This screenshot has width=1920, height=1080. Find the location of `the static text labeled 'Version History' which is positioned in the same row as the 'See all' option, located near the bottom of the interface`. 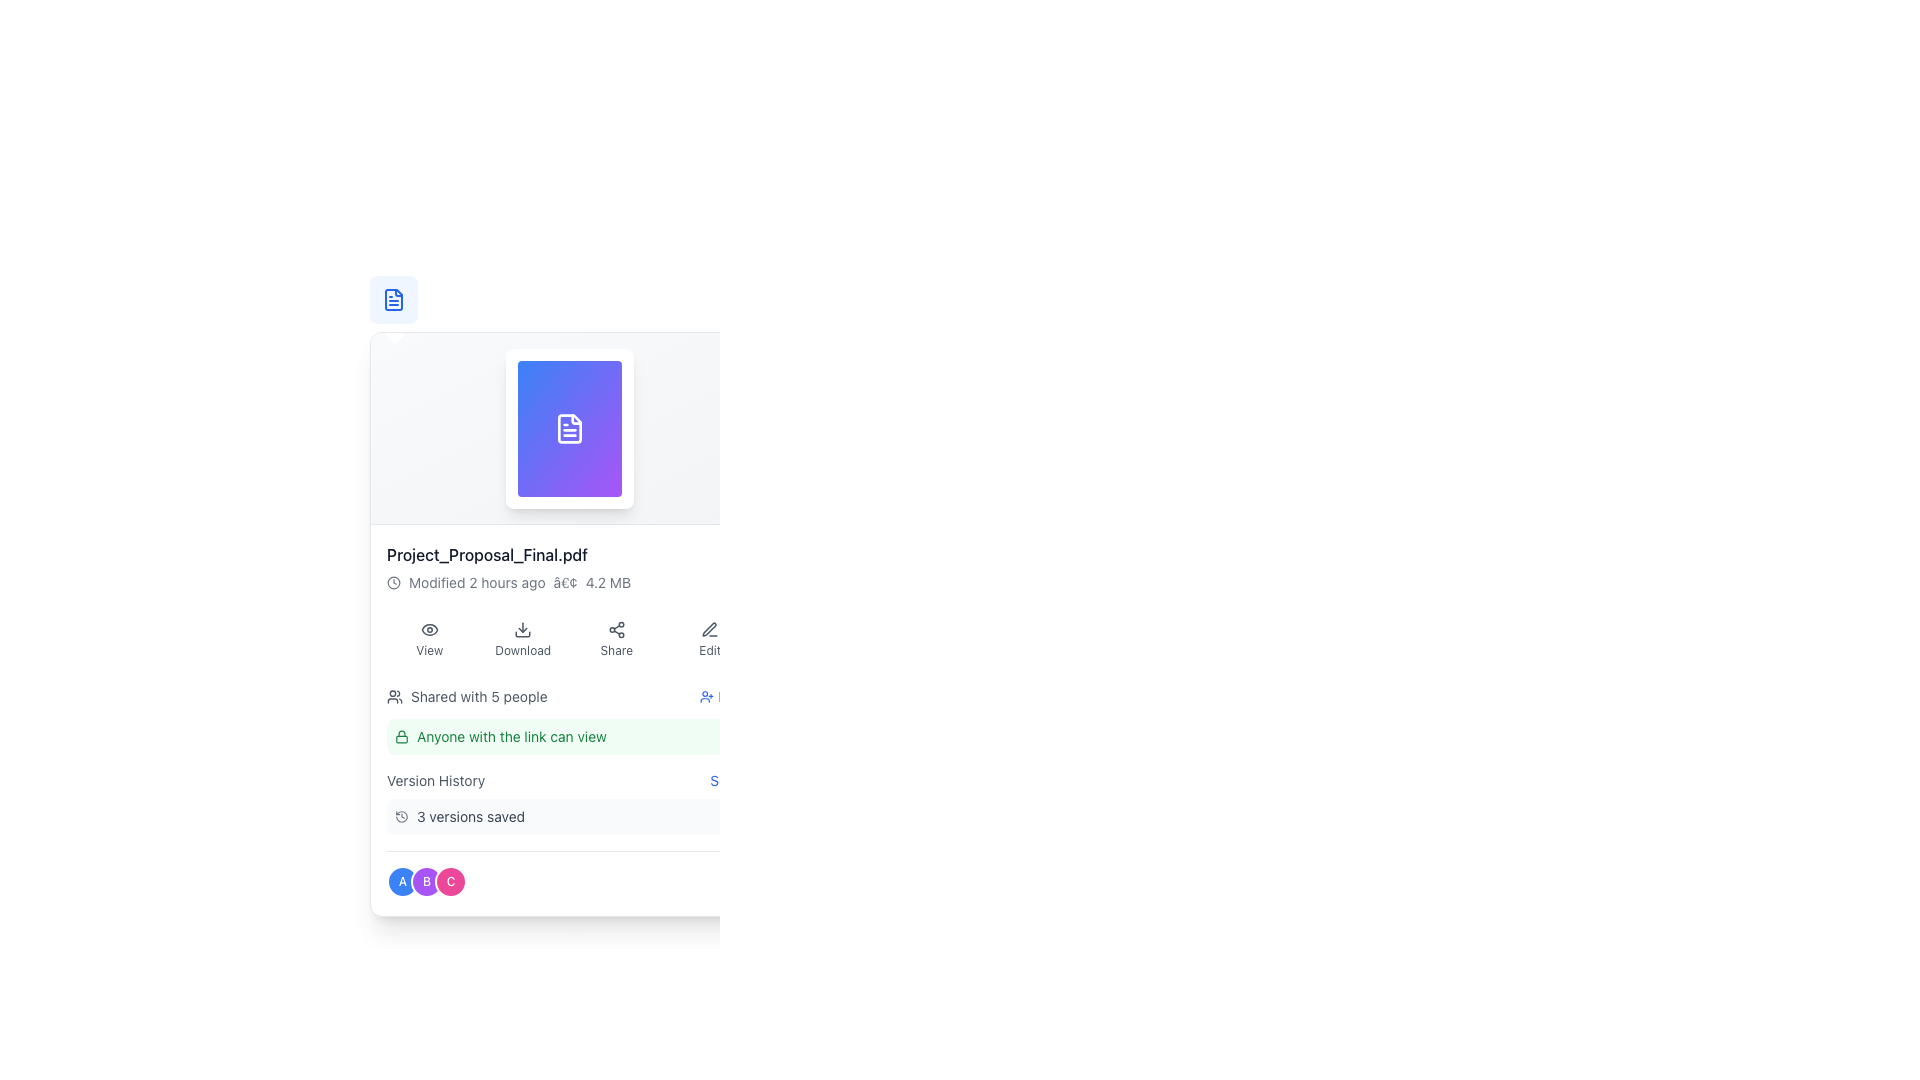

the static text labeled 'Version History' which is positioned in the same row as the 'See all' option, located near the bottom of the interface is located at coordinates (435, 779).